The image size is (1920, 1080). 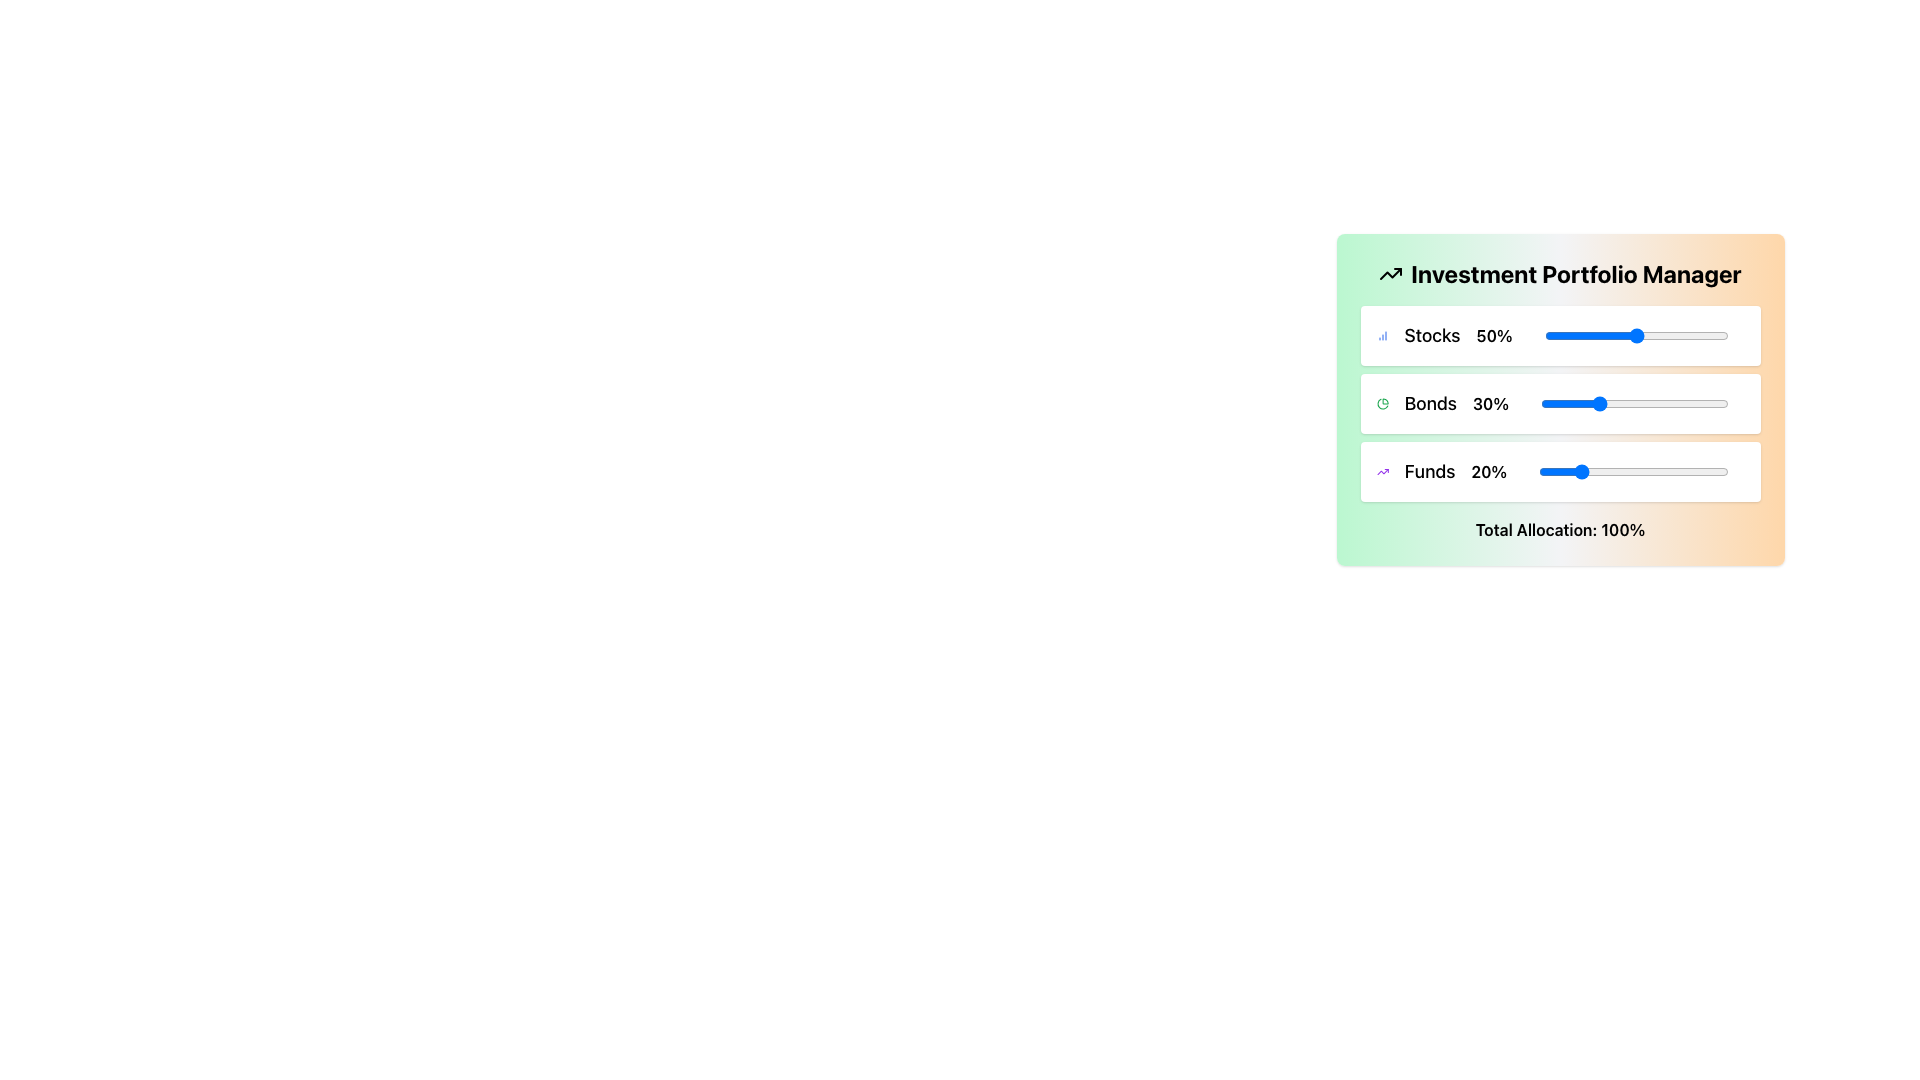 What do you see at coordinates (1709, 334) in the screenshot?
I see `the allocation percentage of the Stocks slider` at bounding box center [1709, 334].